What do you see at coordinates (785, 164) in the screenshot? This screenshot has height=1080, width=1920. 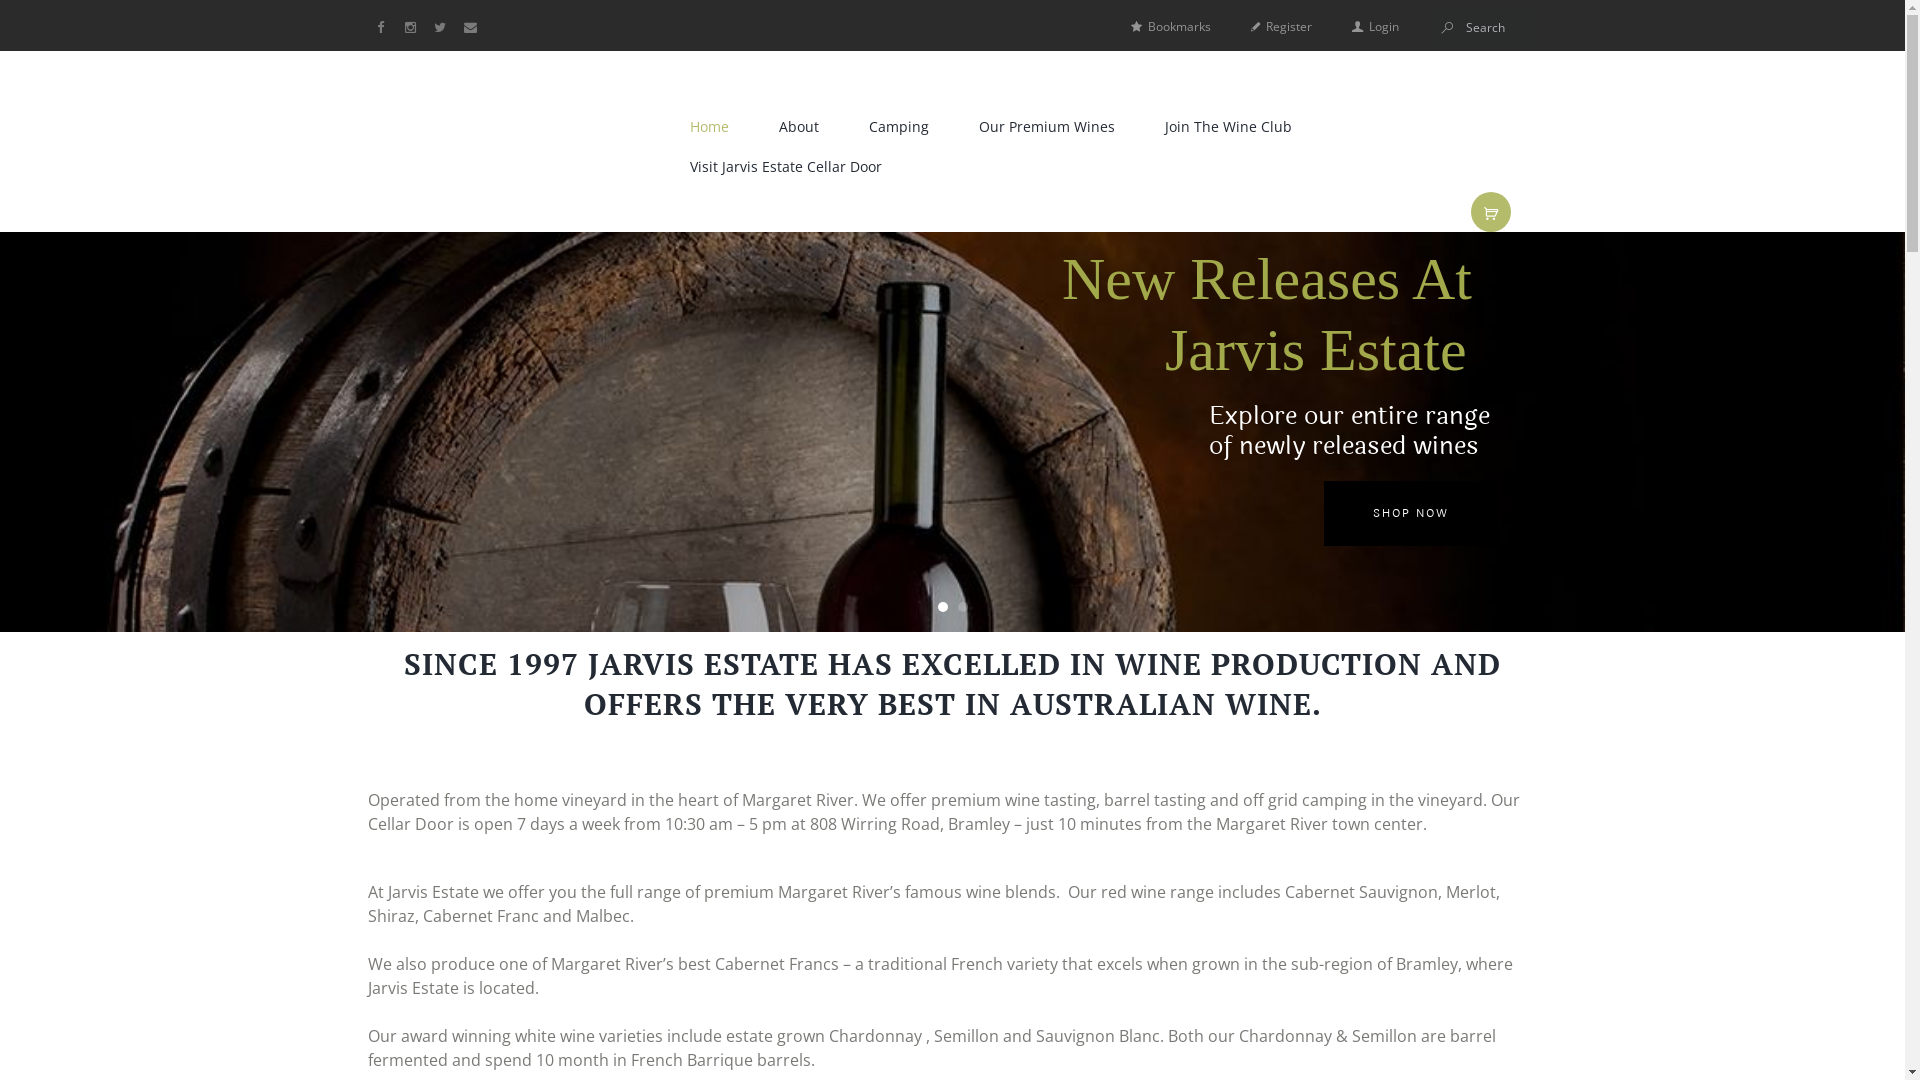 I see `'Visit Jarvis Estate Cellar Door'` at bounding box center [785, 164].